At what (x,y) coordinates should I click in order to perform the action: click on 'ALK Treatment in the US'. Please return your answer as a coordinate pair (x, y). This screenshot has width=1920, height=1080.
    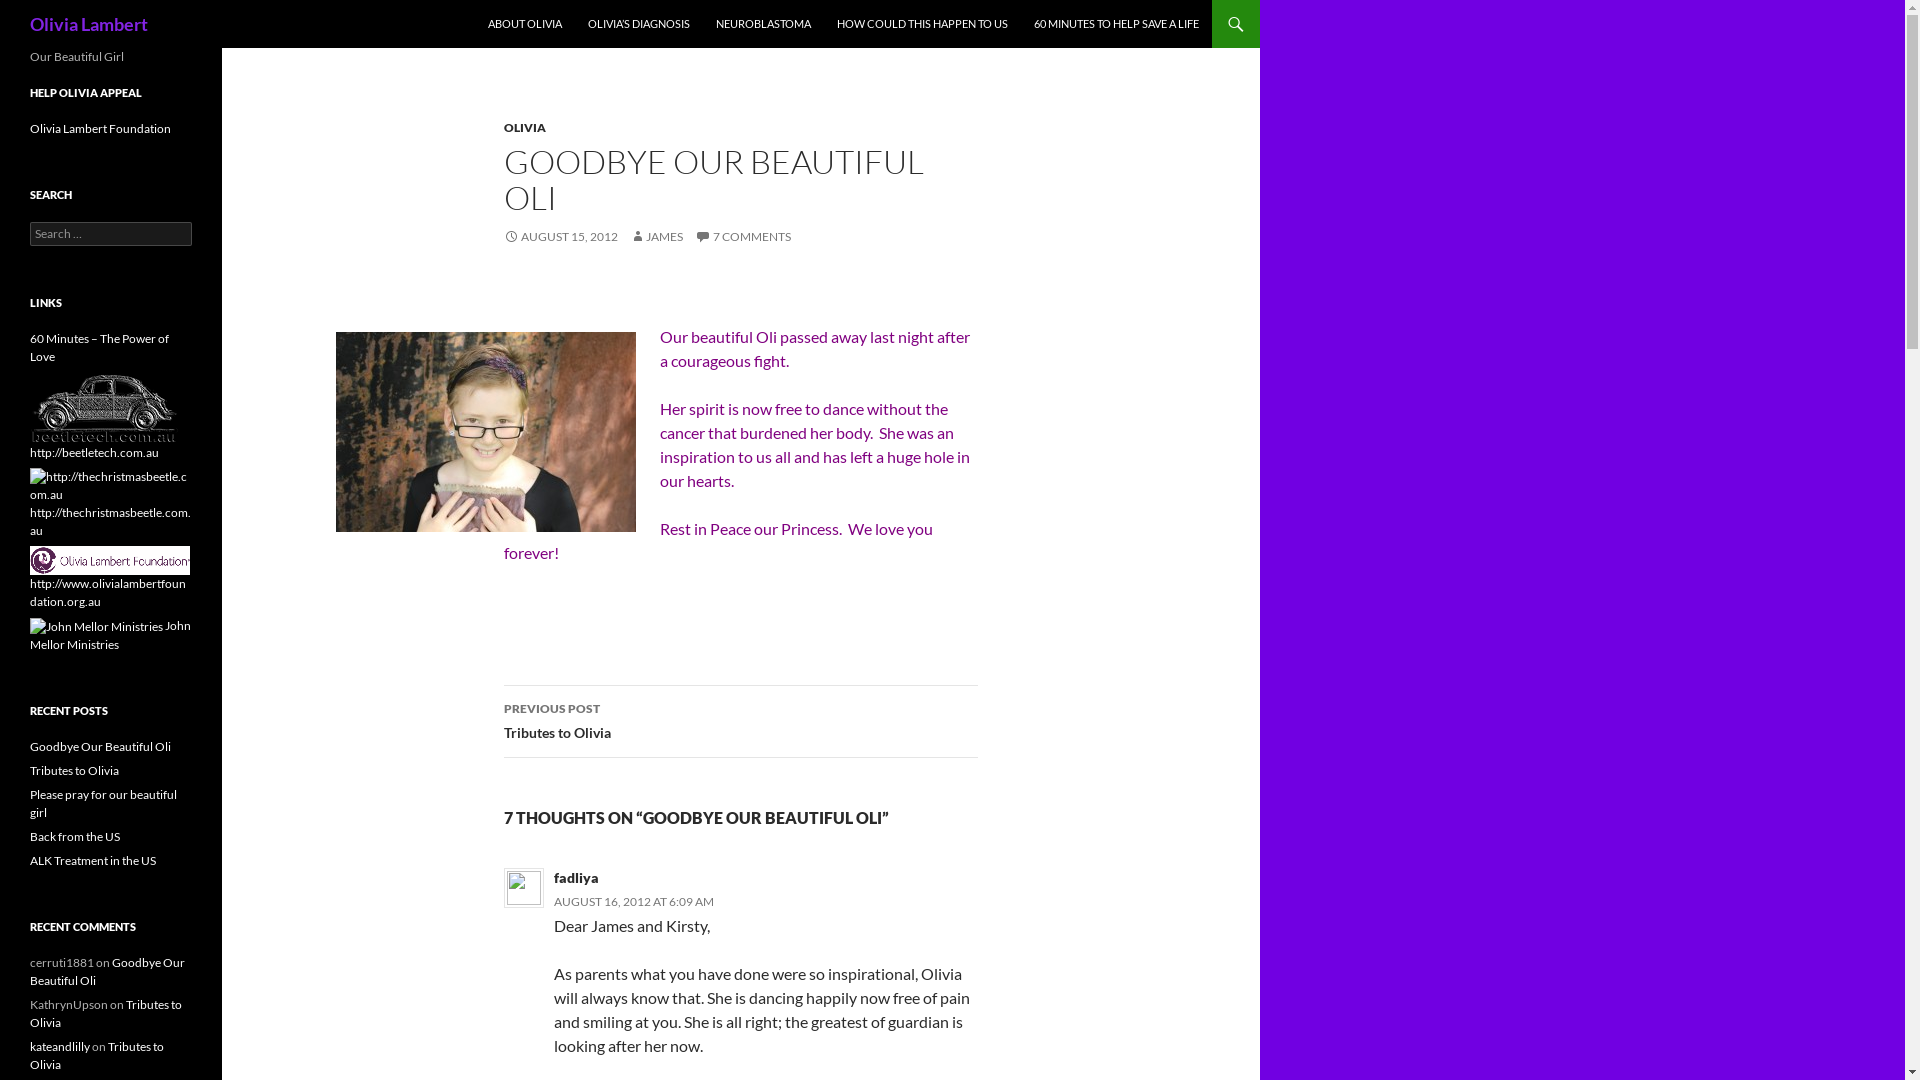
    Looking at the image, I should click on (91, 859).